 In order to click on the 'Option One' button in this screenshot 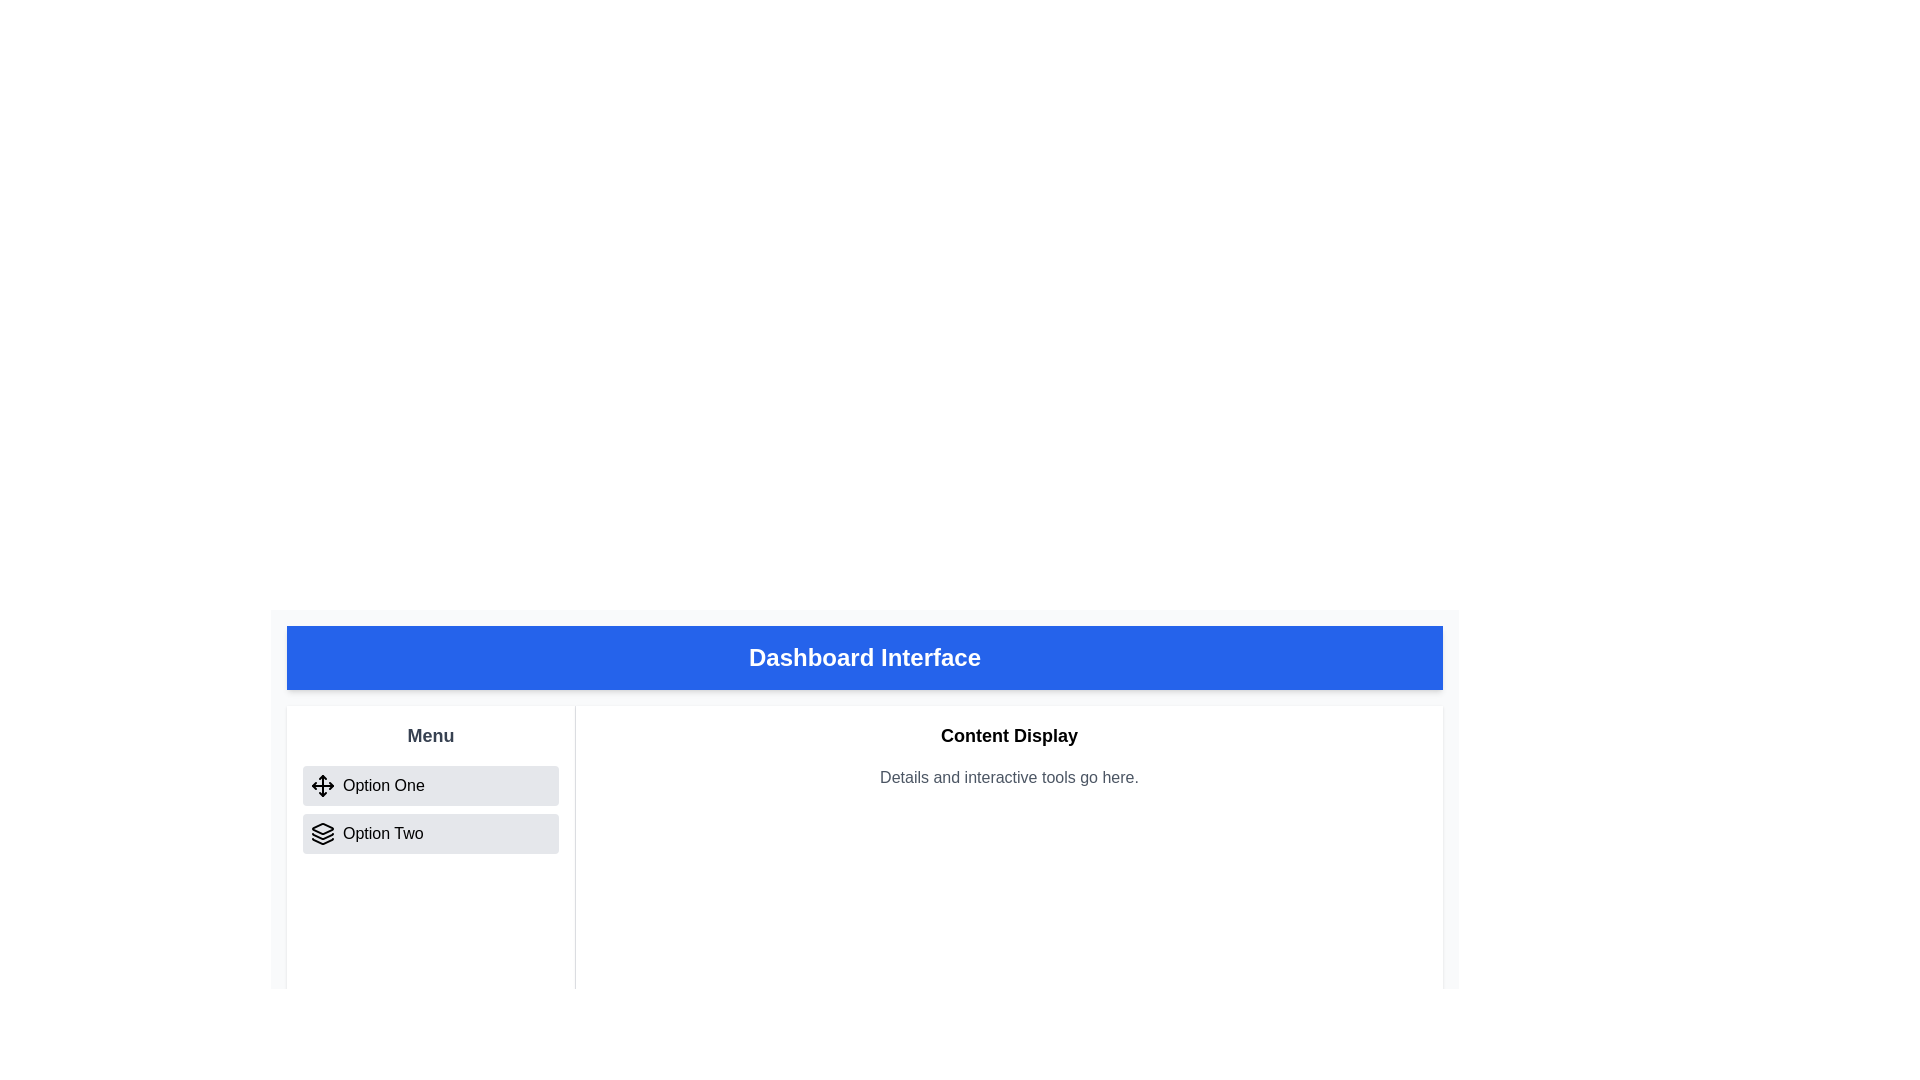, I will do `click(430, 785)`.